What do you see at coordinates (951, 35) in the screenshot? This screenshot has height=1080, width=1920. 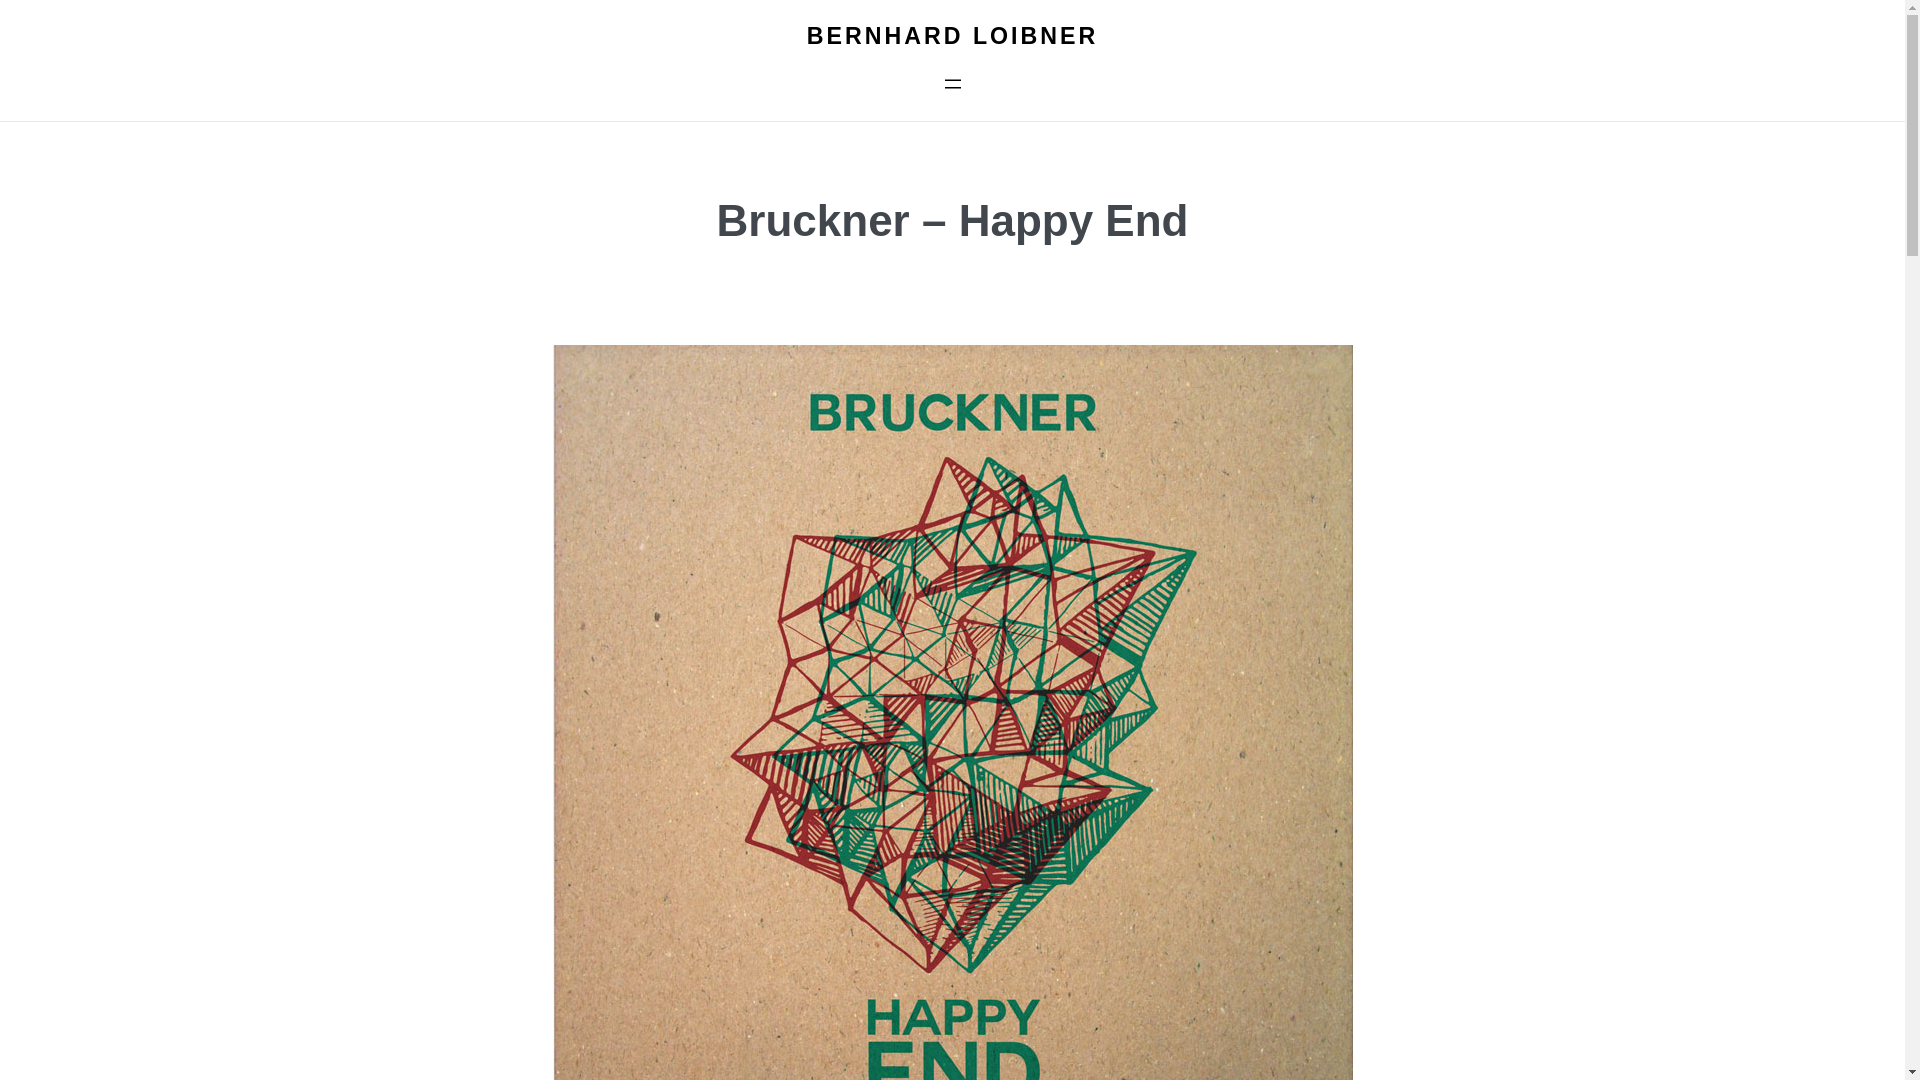 I see `'BERNHARD LOIBNER'` at bounding box center [951, 35].